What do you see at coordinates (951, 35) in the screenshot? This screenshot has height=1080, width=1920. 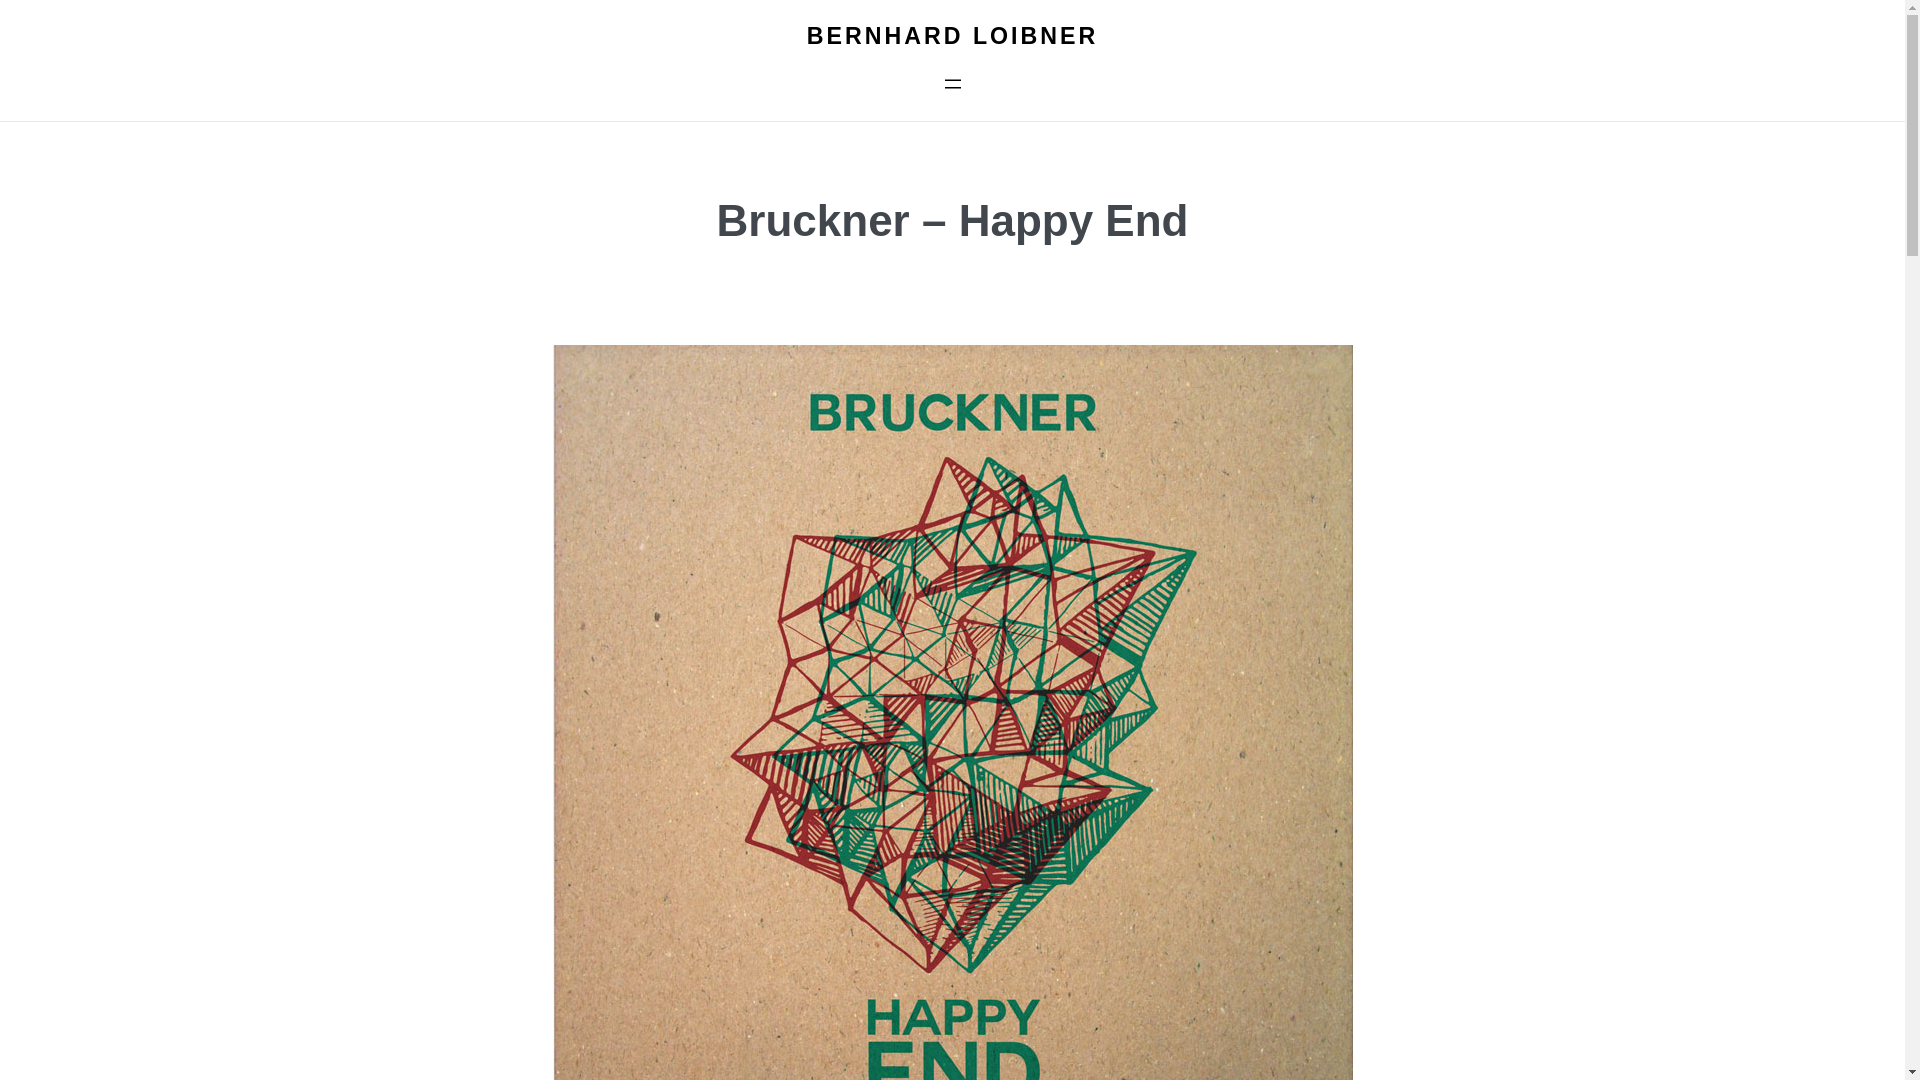 I see `'BERNHARD LOIBNER'` at bounding box center [951, 35].